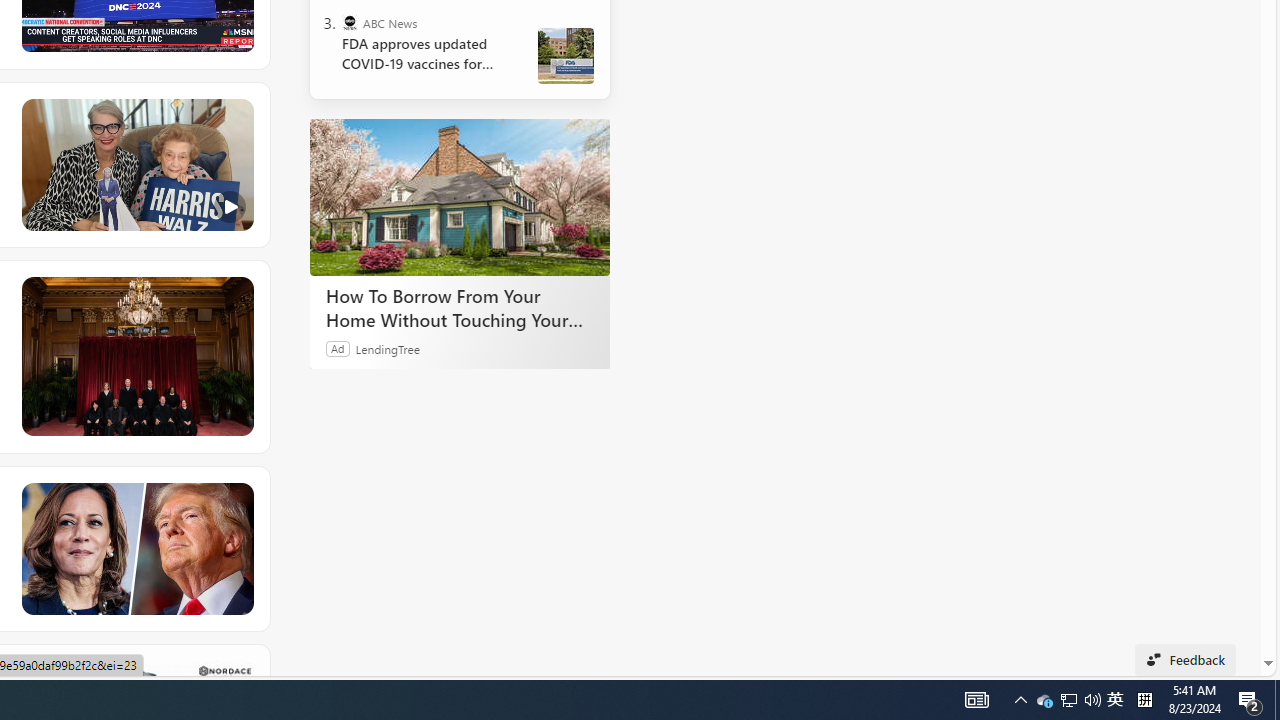 The image size is (1280, 720). What do you see at coordinates (135, 164) in the screenshot?
I see `'Class: hero-image'` at bounding box center [135, 164].